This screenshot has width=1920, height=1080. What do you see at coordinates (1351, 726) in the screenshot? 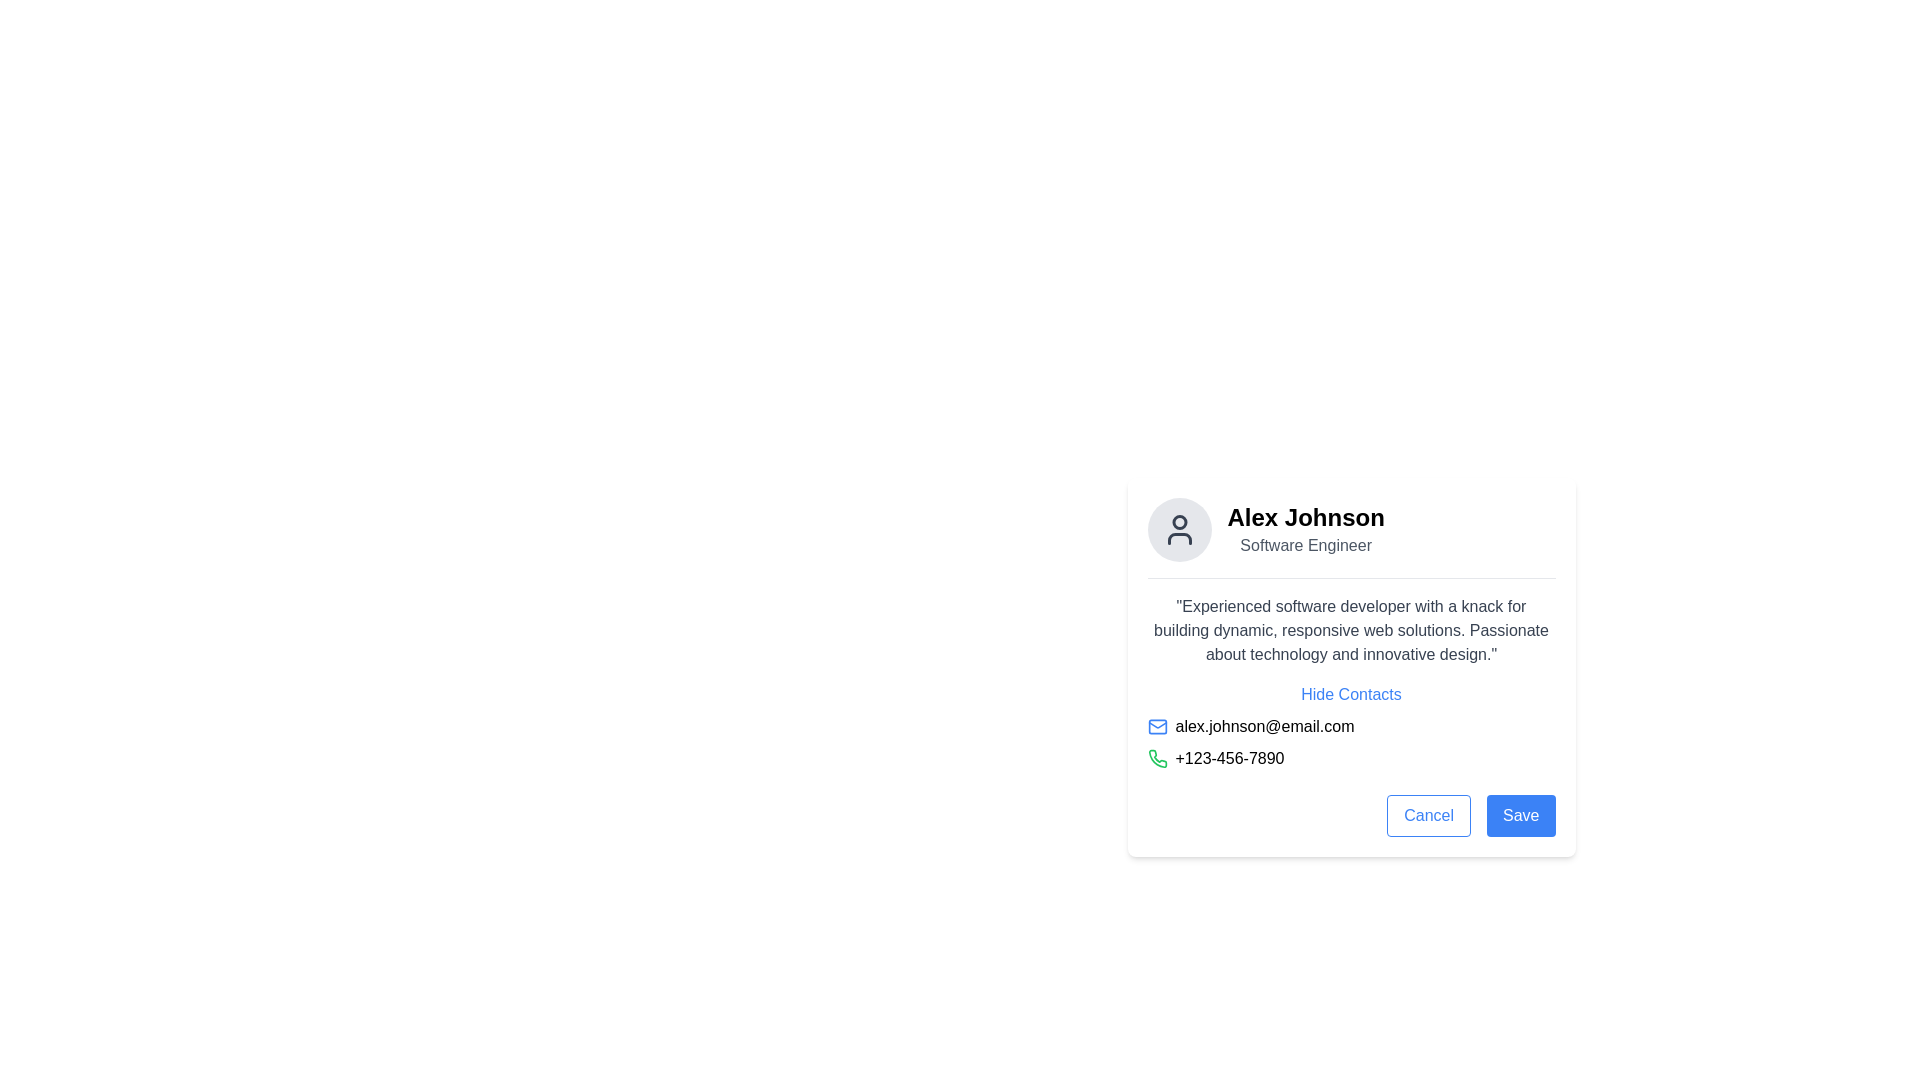
I see `the email address displayed` at bounding box center [1351, 726].